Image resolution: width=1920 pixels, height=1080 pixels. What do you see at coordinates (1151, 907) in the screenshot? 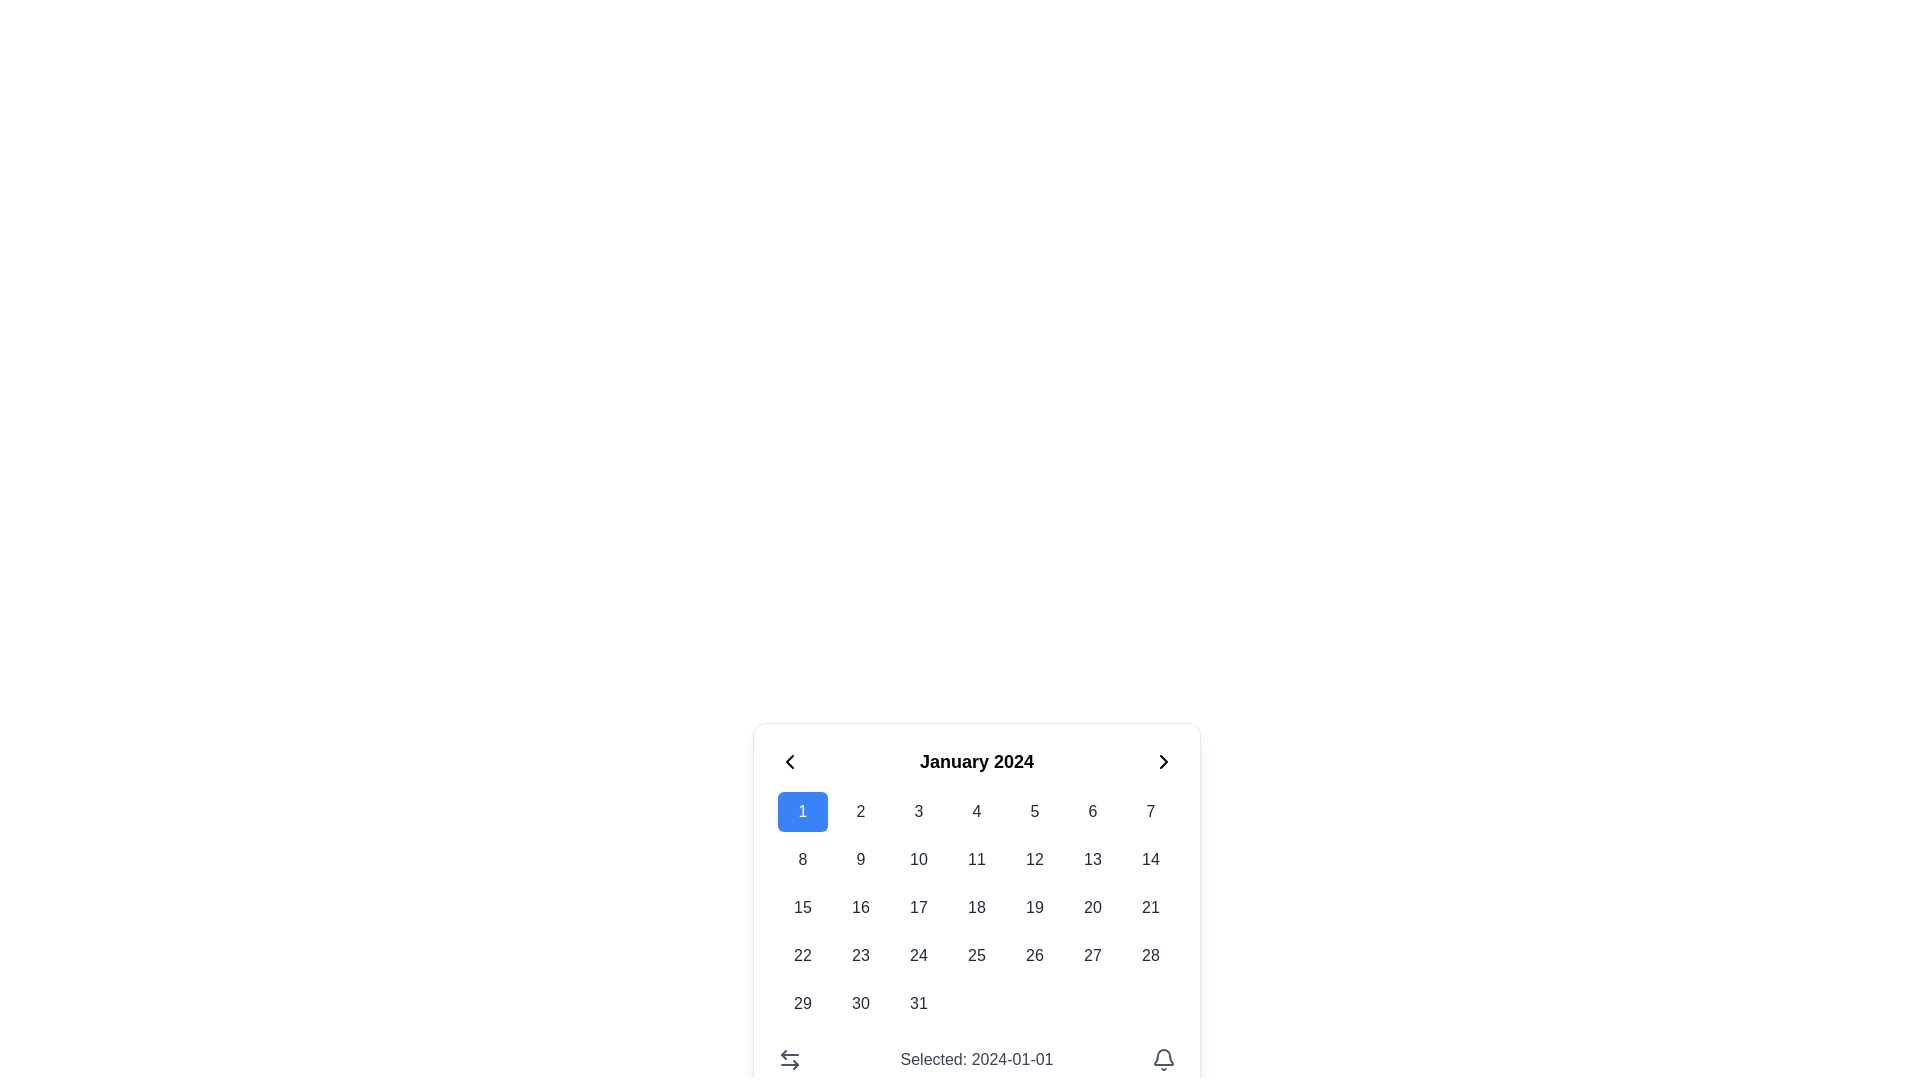
I see `the clickable calendar date cell representing the 21st` at bounding box center [1151, 907].